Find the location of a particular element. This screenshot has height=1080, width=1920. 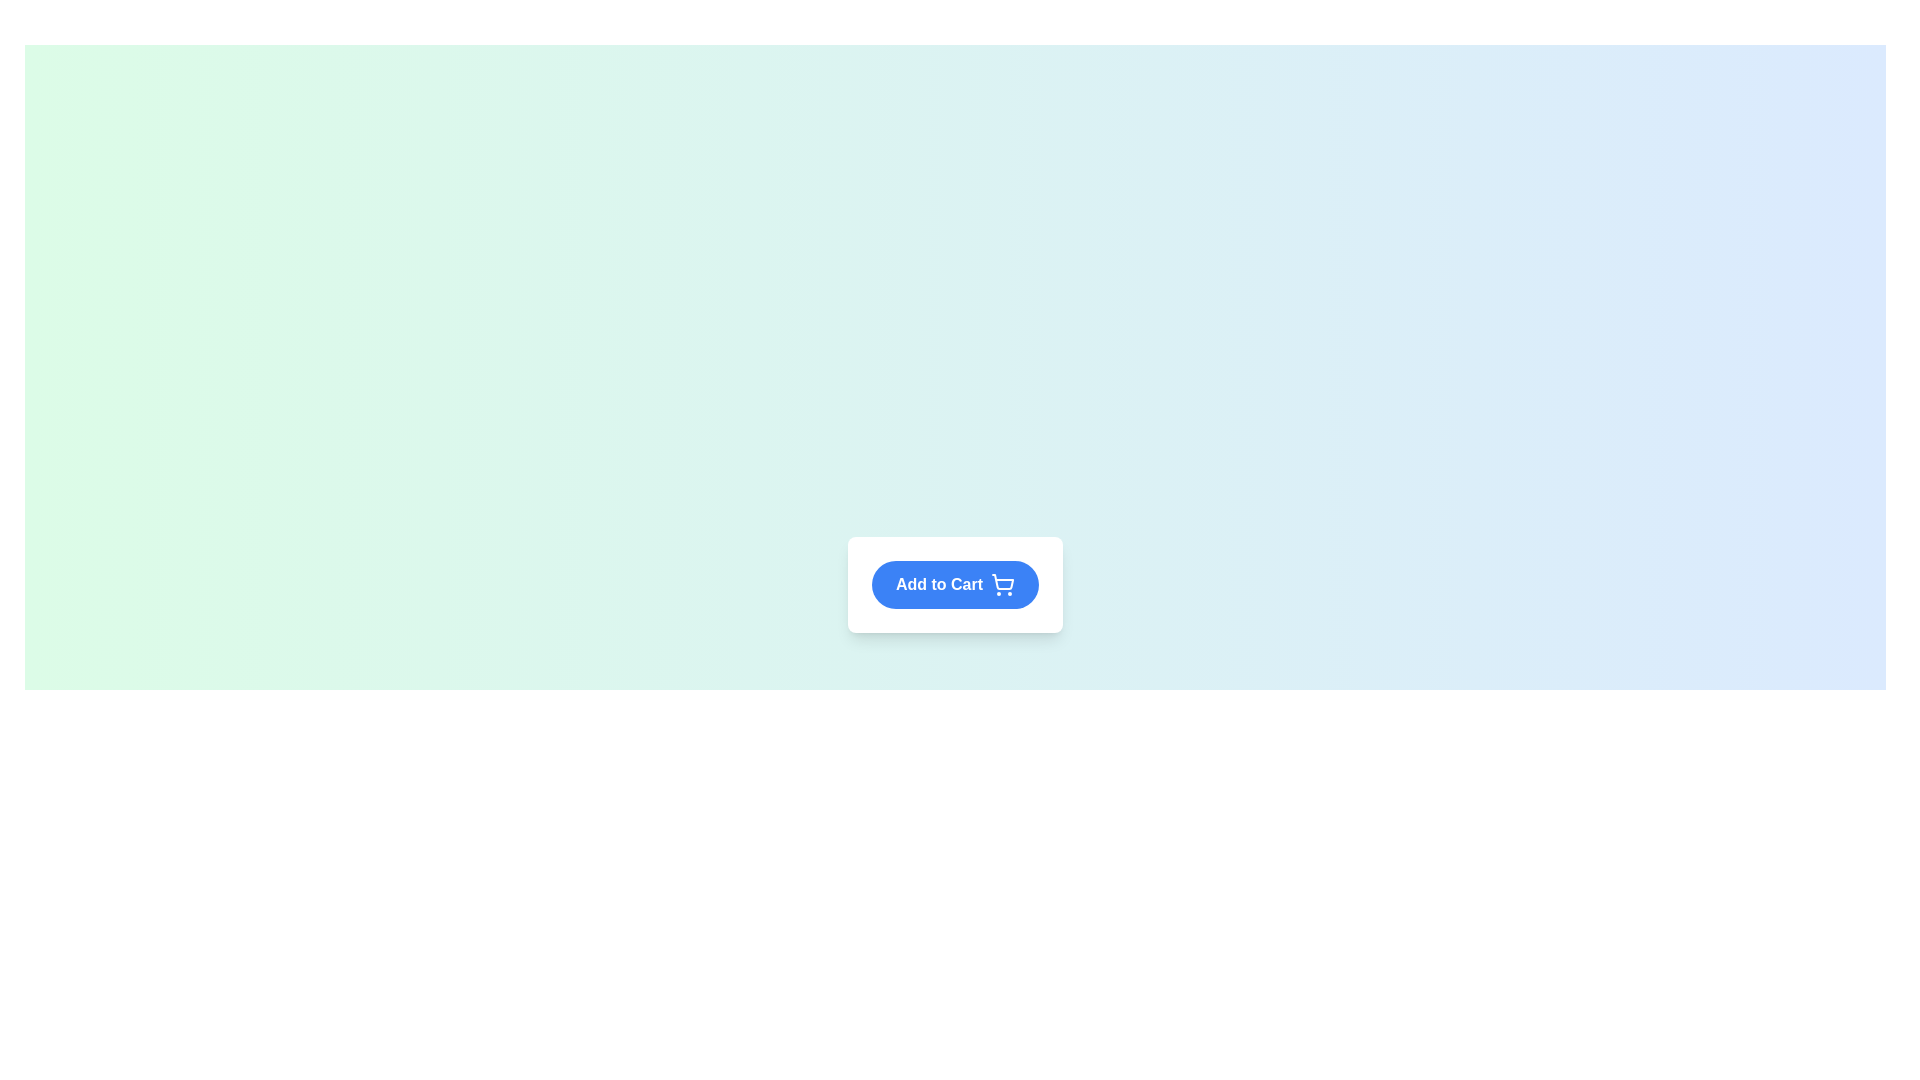

the shopping cart icon located to the right of the 'Add to Cart' button text is located at coordinates (1003, 585).